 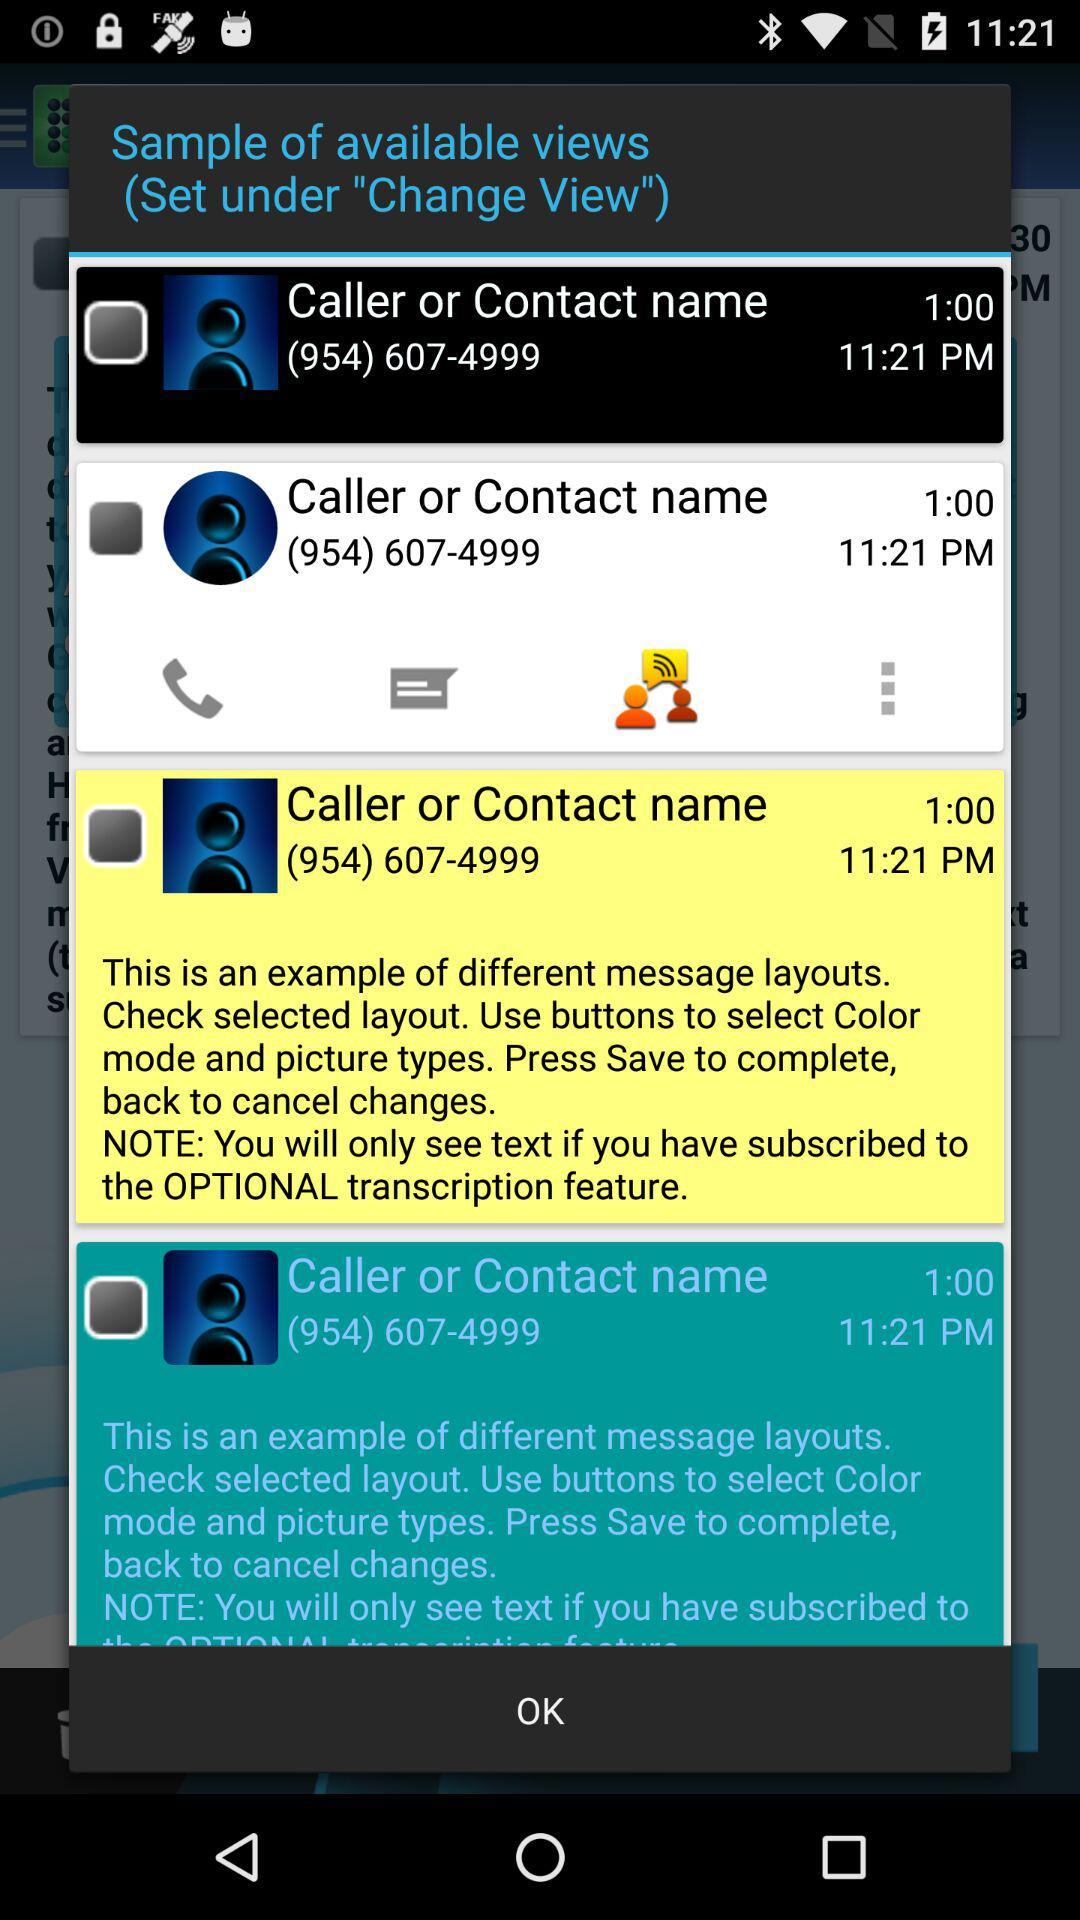 I want to click on caller, so click(x=115, y=332).